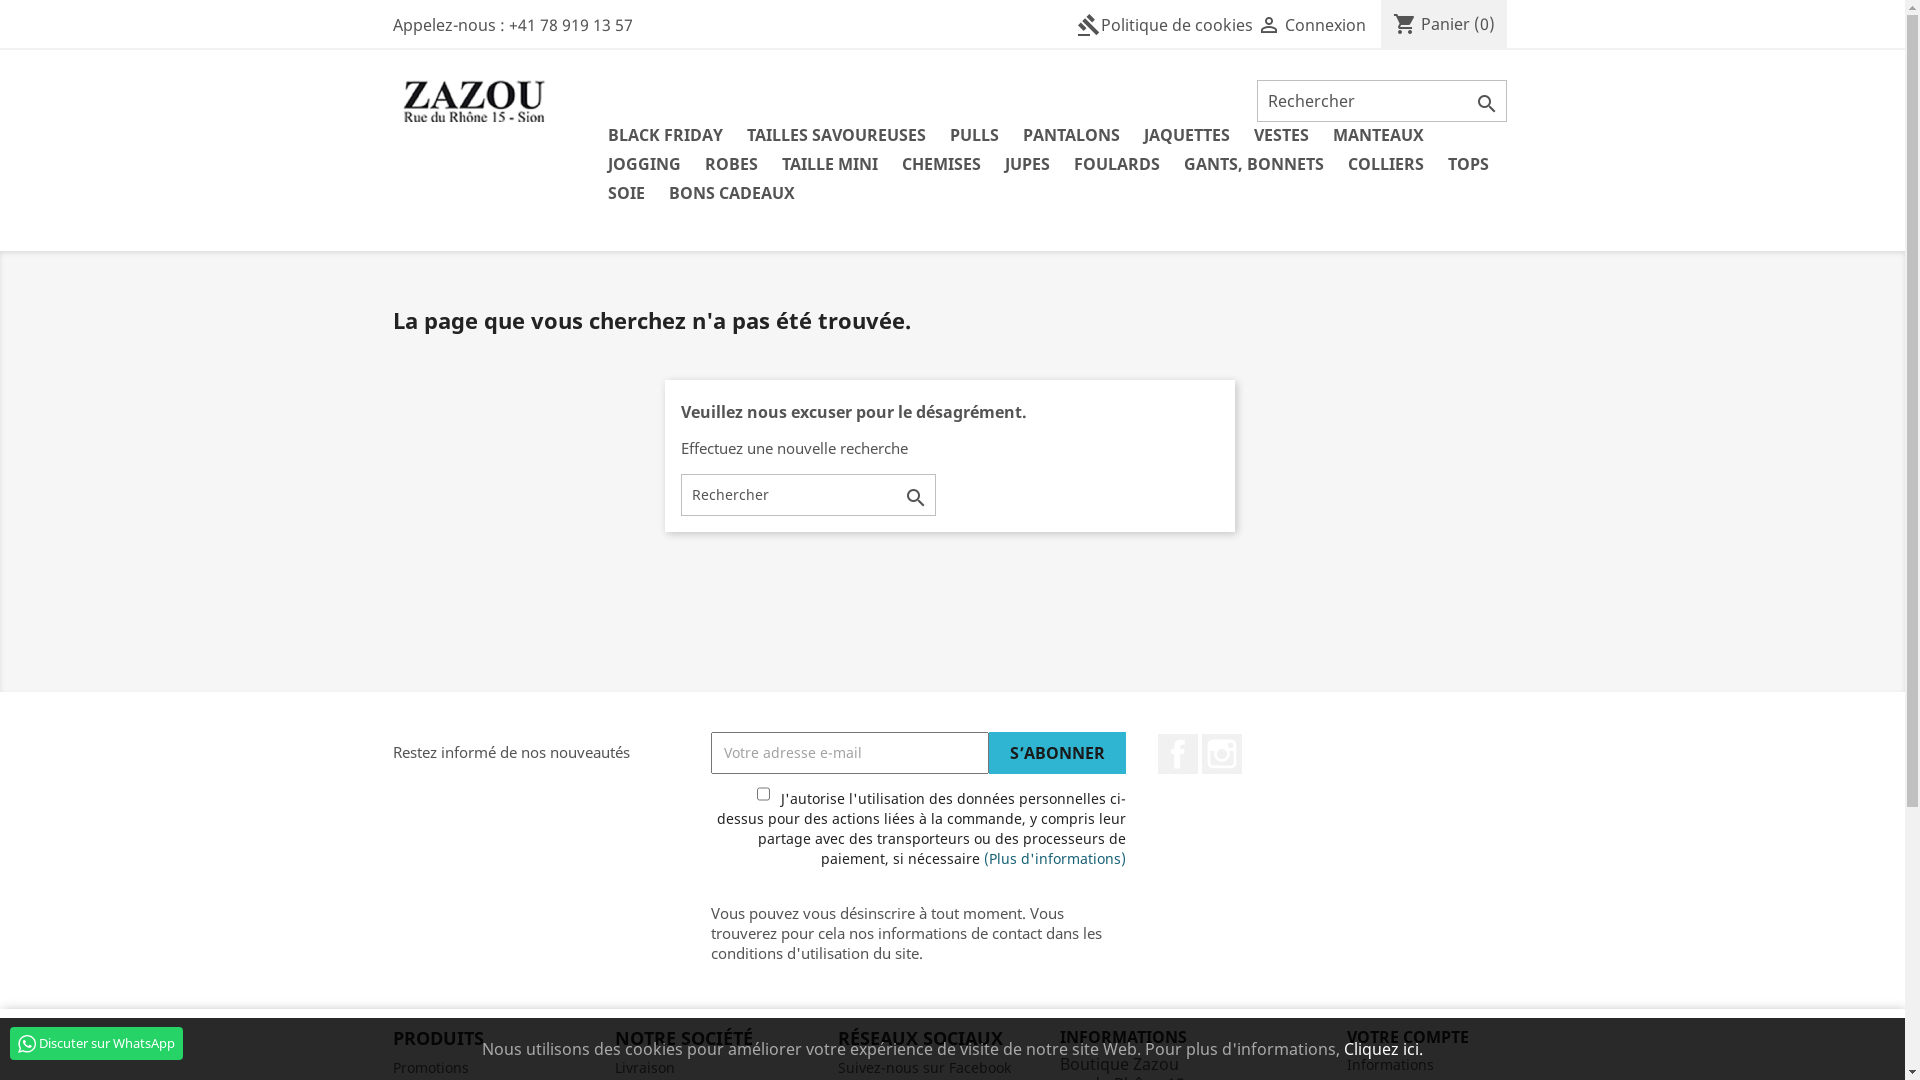 This screenshot has height=1080, width=1920. I want to click on 'SOIE', so click(625, 194).